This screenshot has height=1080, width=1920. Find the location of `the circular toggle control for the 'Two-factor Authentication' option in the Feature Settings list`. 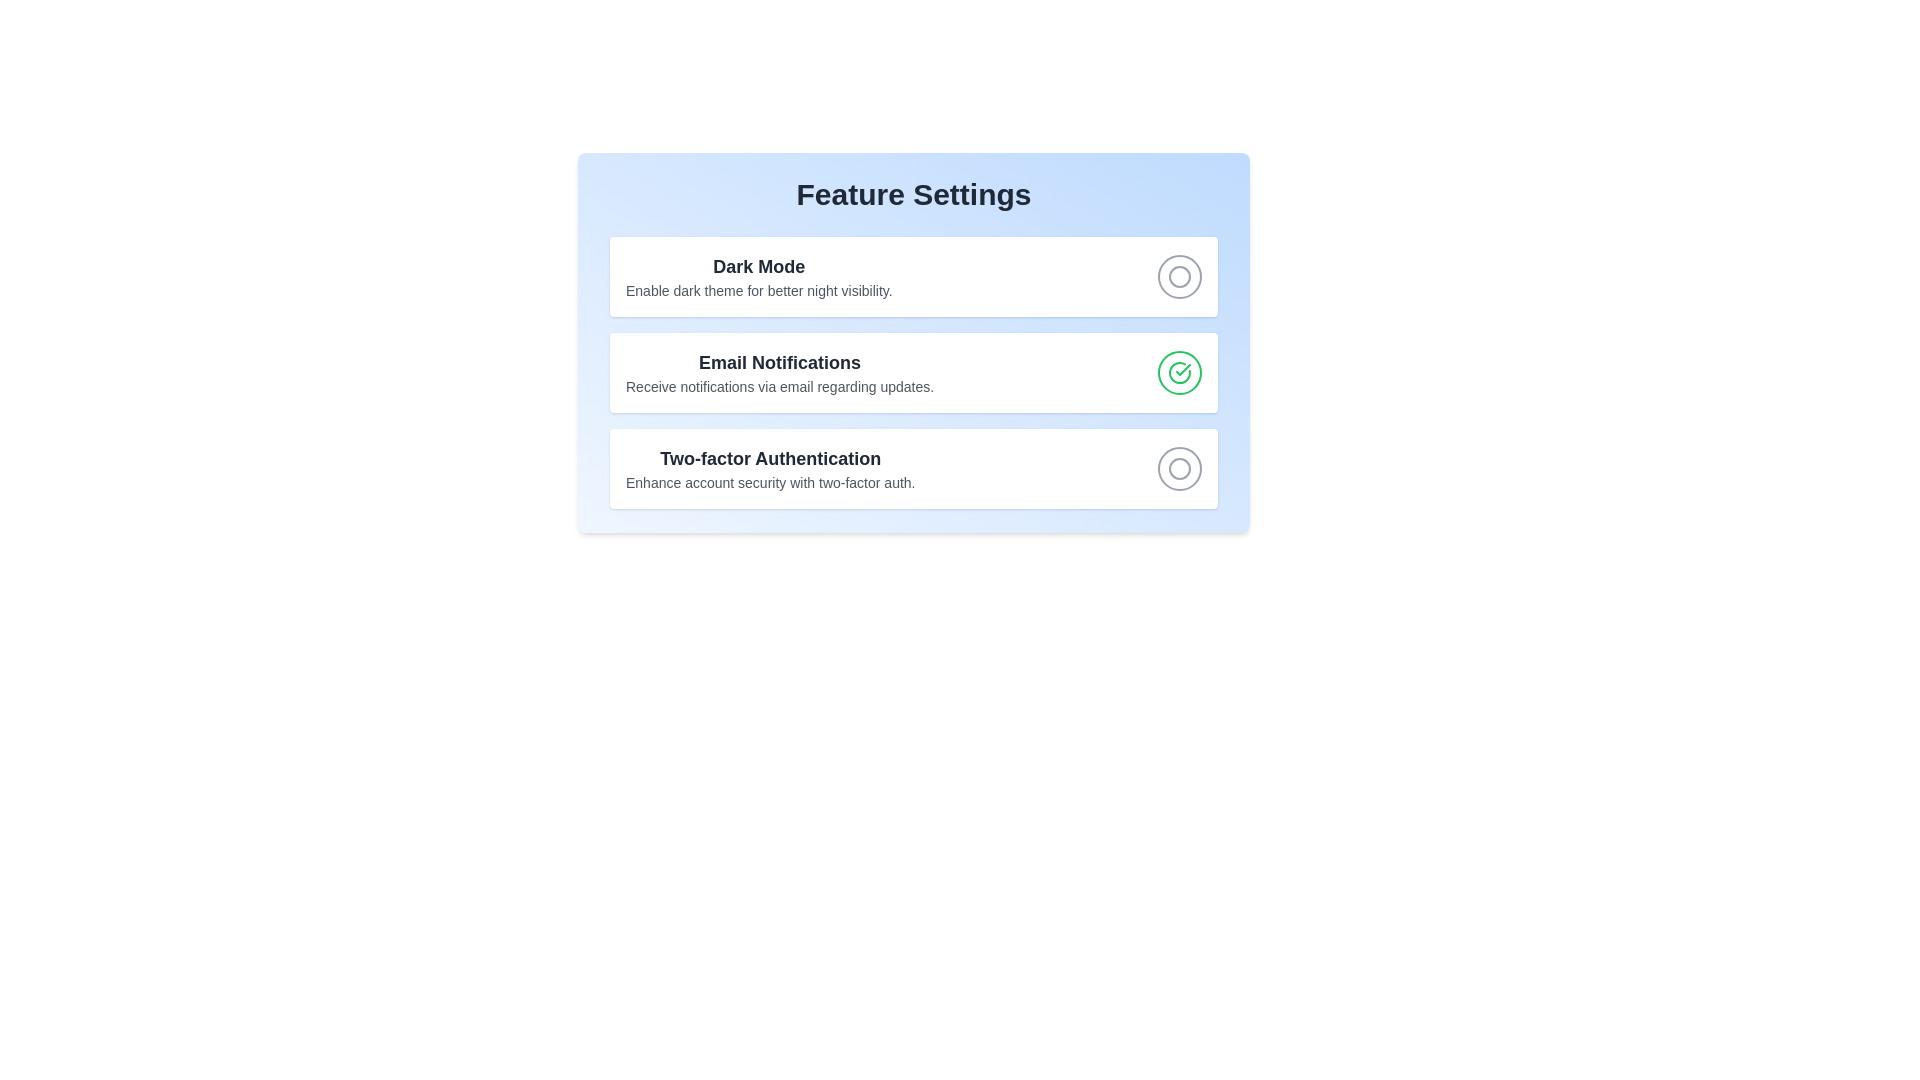

the circular toggle control for the 'Two-factor Authentication' option in the Feature Settings list is located at coordinates (912, 469).